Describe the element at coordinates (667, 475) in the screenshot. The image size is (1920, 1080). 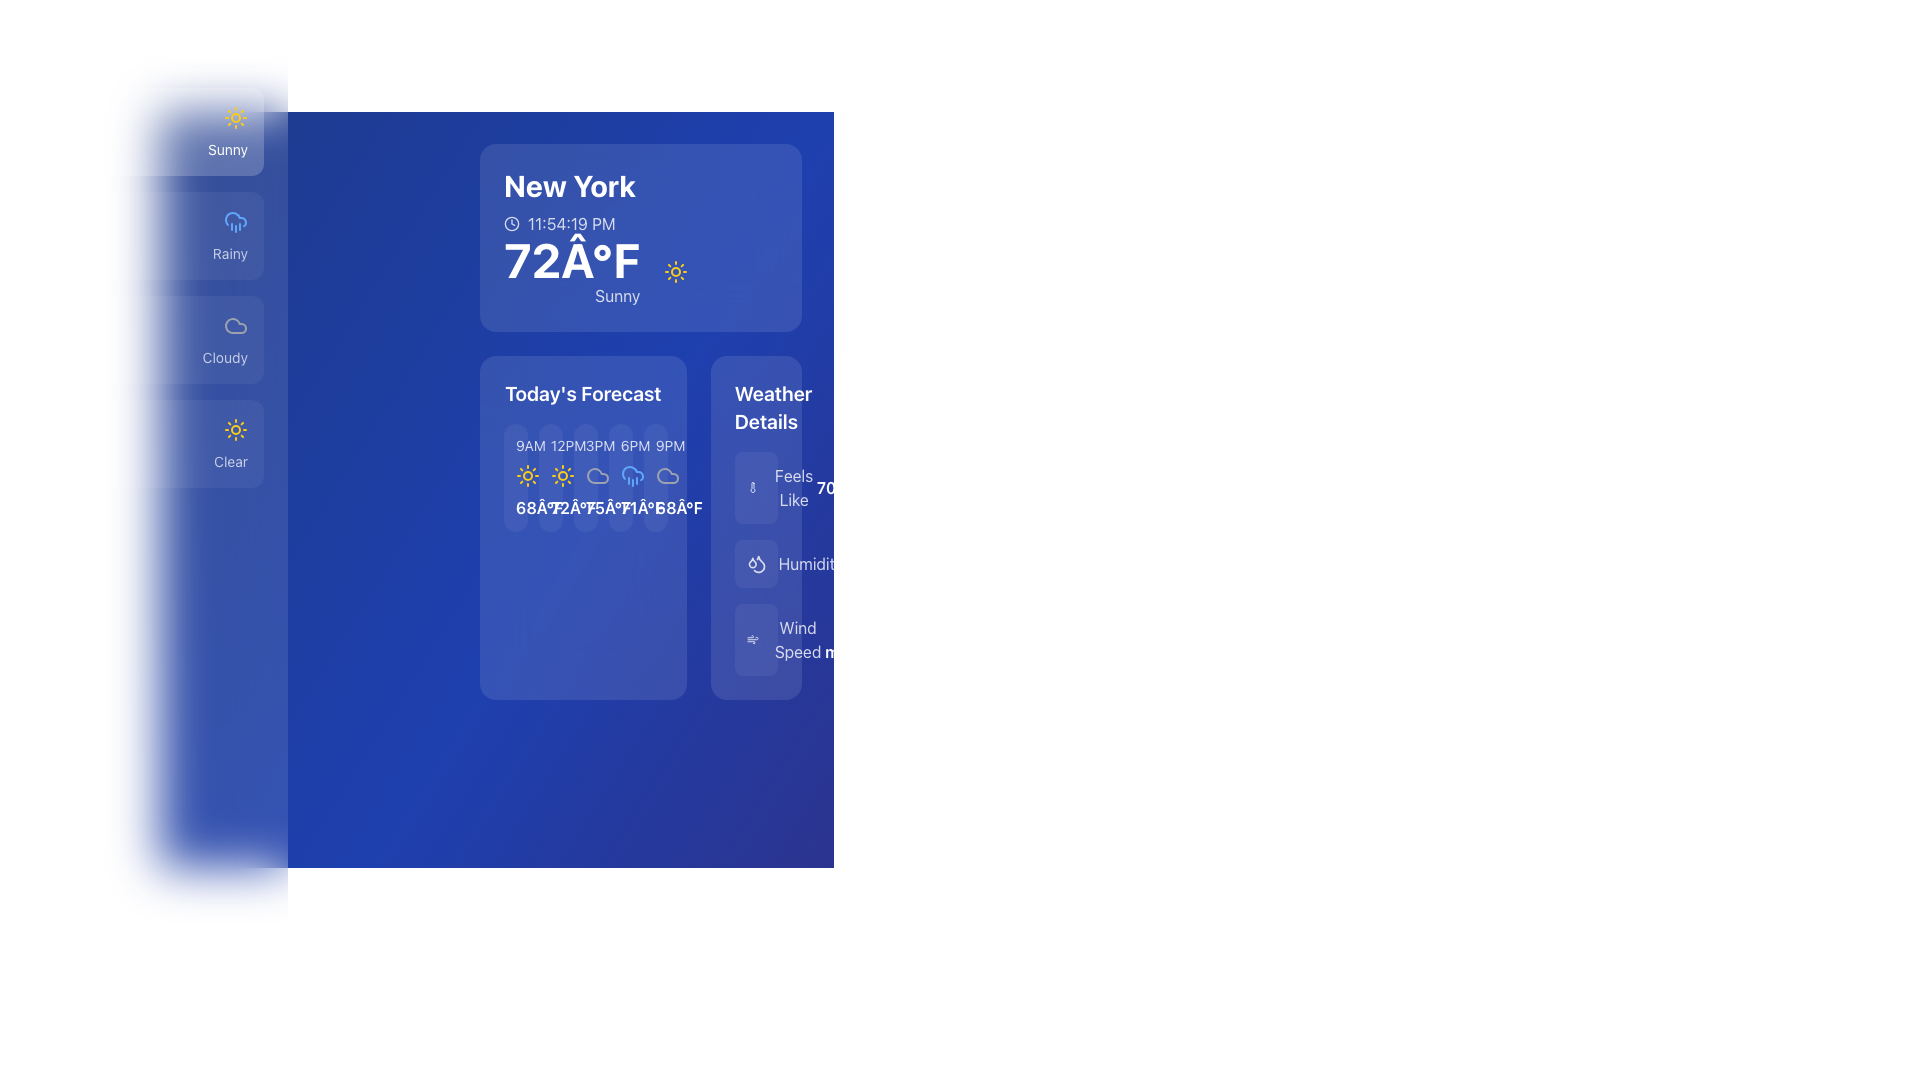
I see `the cloud icon representing the cloudy weather condition in the 'Today's Forecast' section, located near the '6PM' time label` at that location.